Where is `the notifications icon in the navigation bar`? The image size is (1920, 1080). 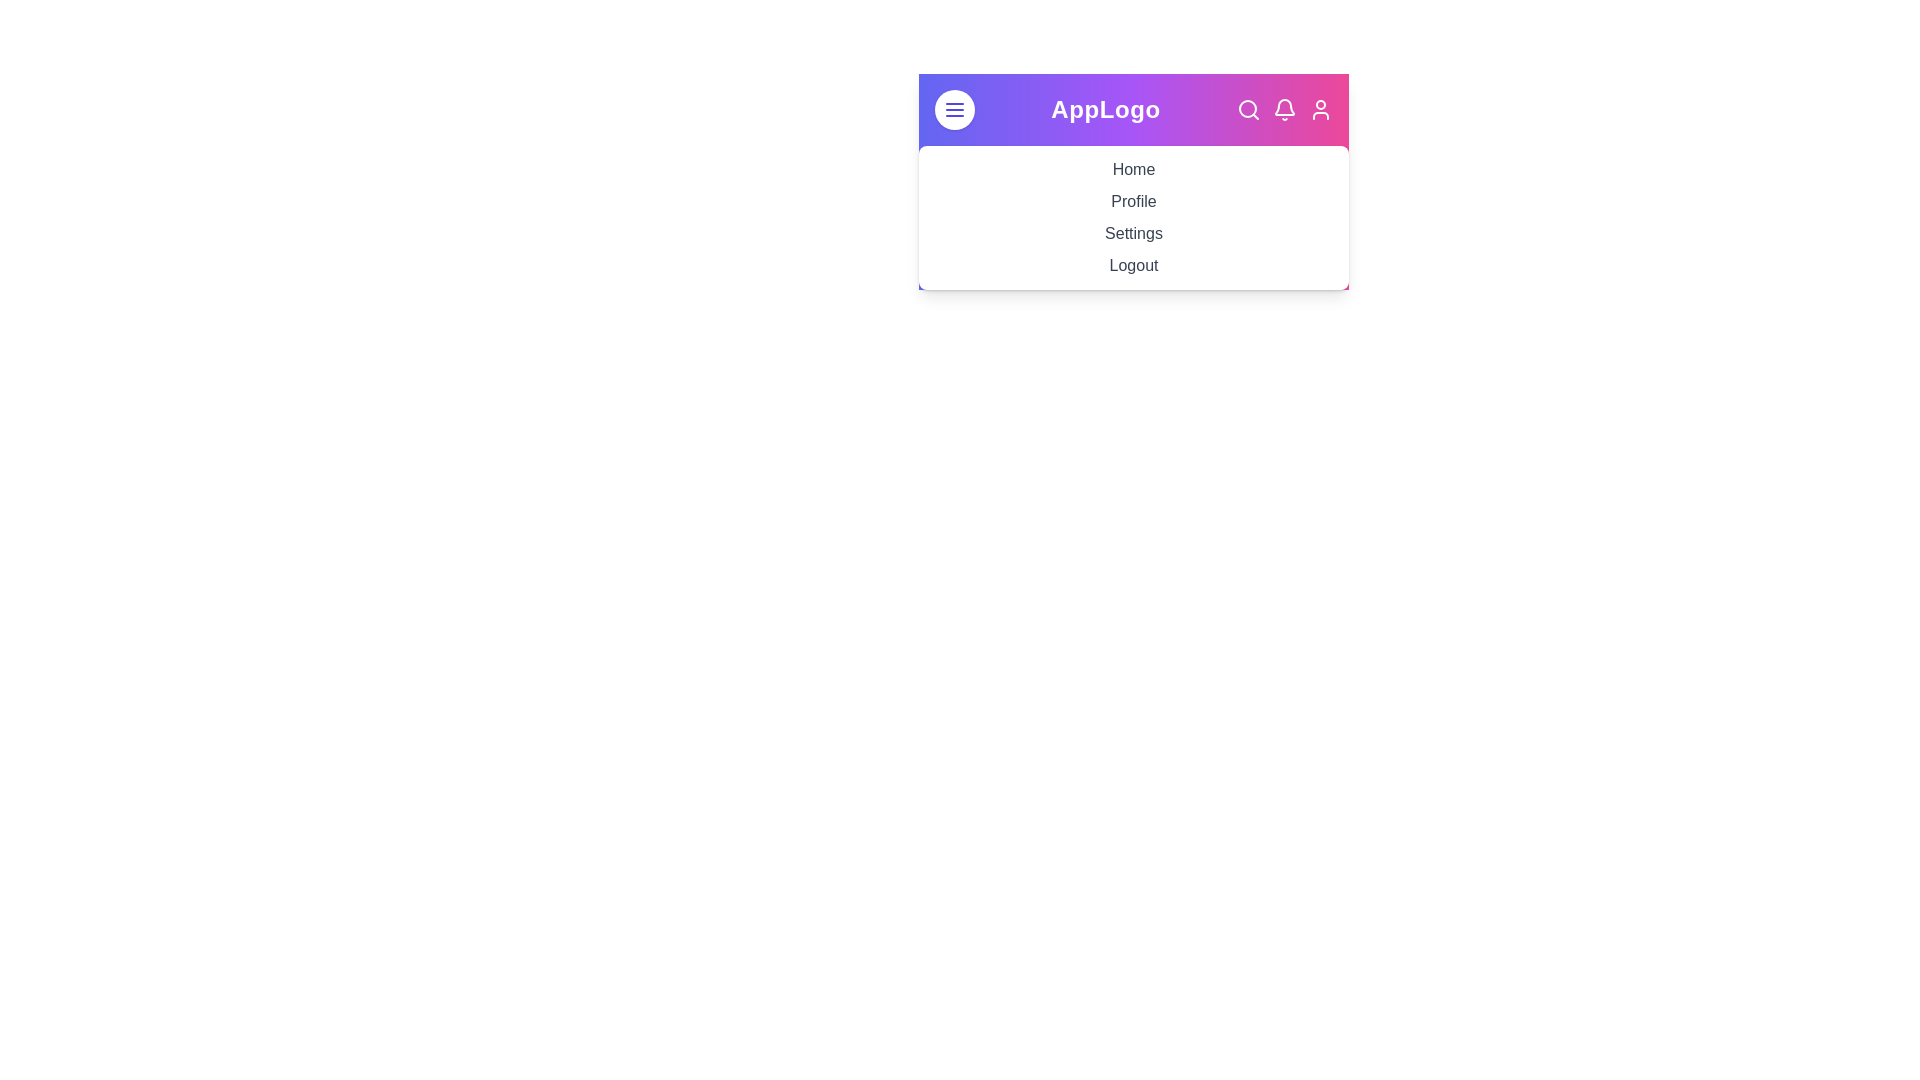
the notifications icon in the navigation bar is located at coordinates (1285, 110).